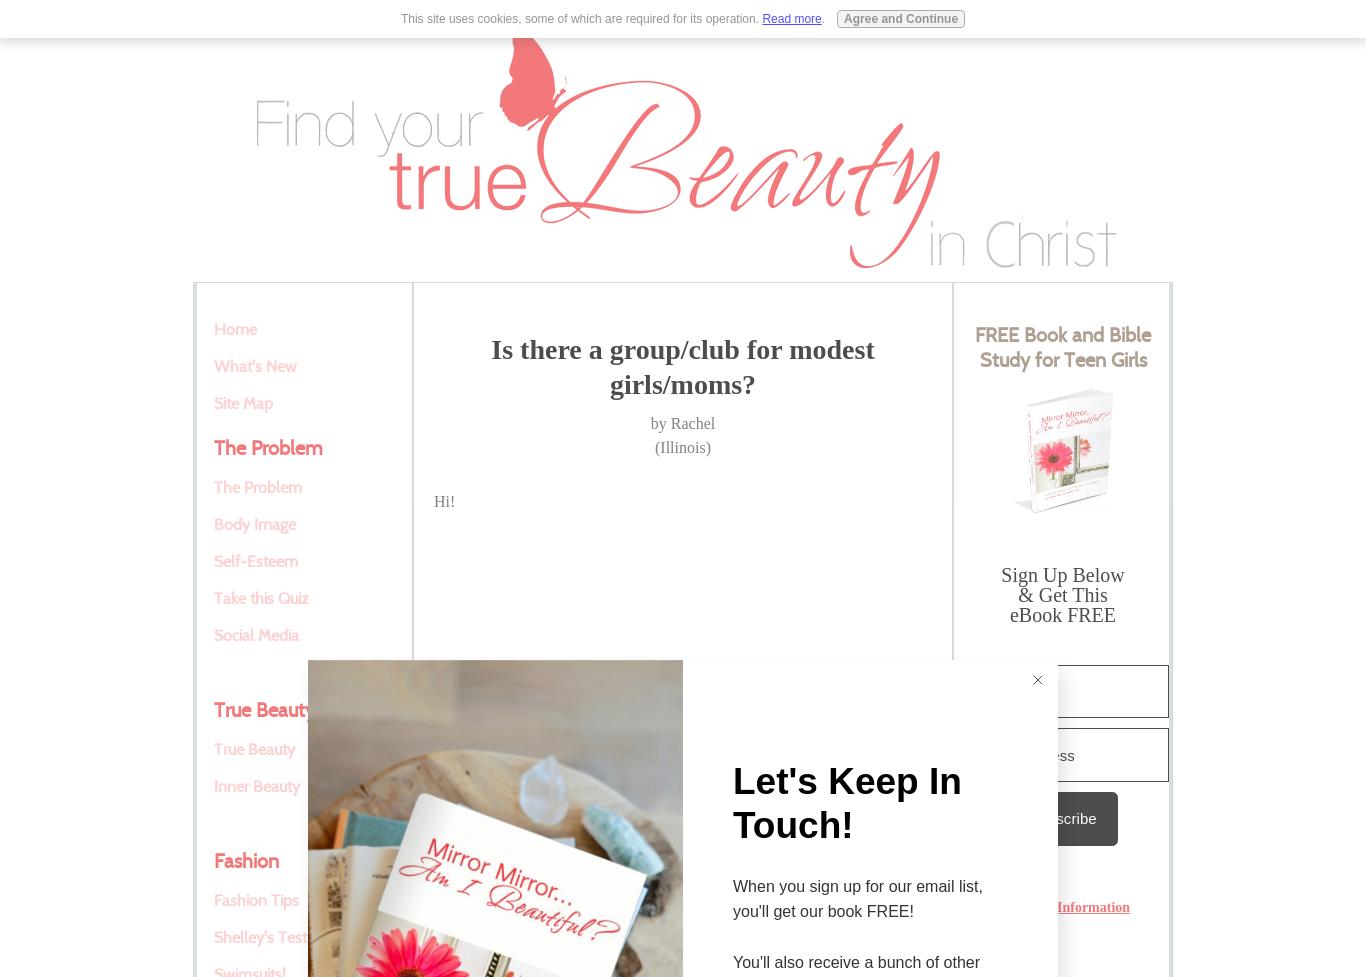 The width and height of the screenshot is (1366, 977). Describe the element at coordinates (819, 17) in the screenshot. I see `'.'` at that location.